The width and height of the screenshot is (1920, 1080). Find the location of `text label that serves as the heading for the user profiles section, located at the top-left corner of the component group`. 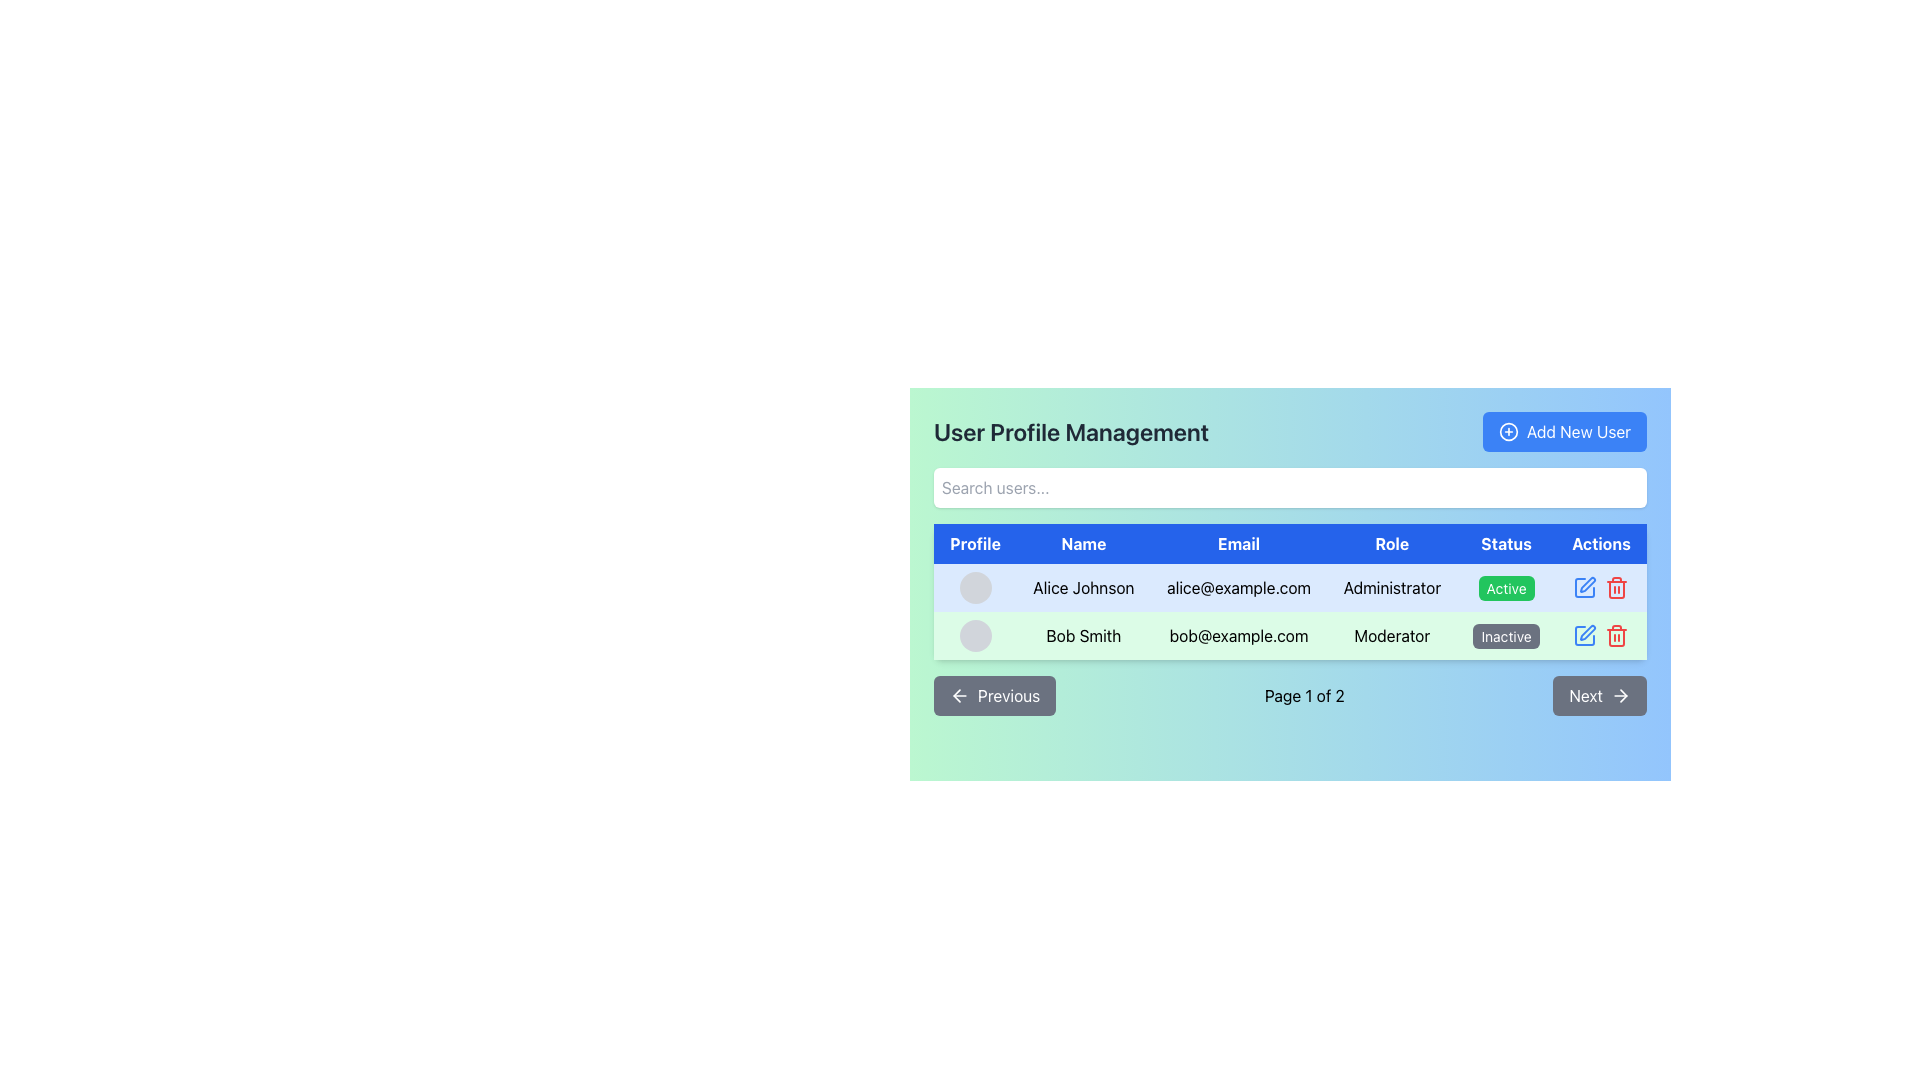

text label that serves as the heading for the user profiles section, located at the top-left corner of the component group is located at coordinates (1070, 431).